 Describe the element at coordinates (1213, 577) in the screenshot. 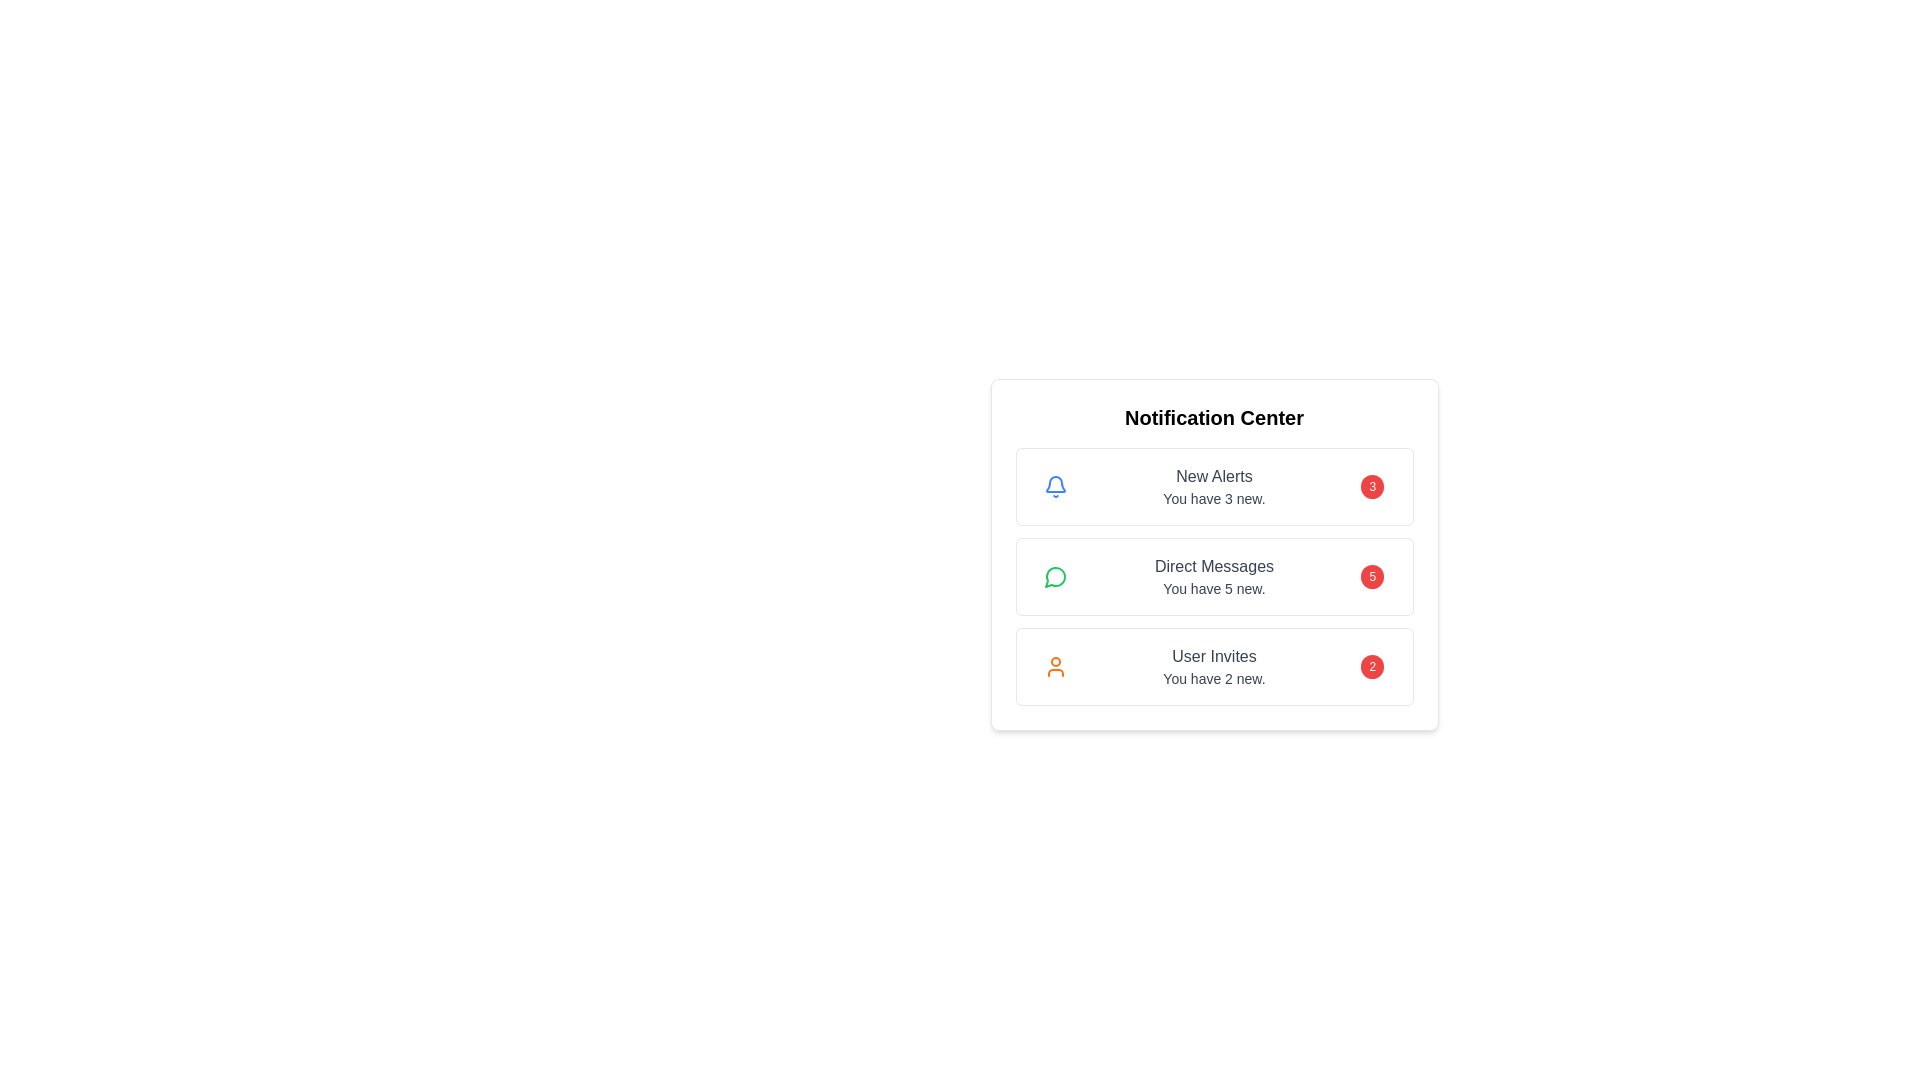

I see `text displayed in the 'Direct Messages' element, which shows 'You have 5 new.' underneath it` at that location.